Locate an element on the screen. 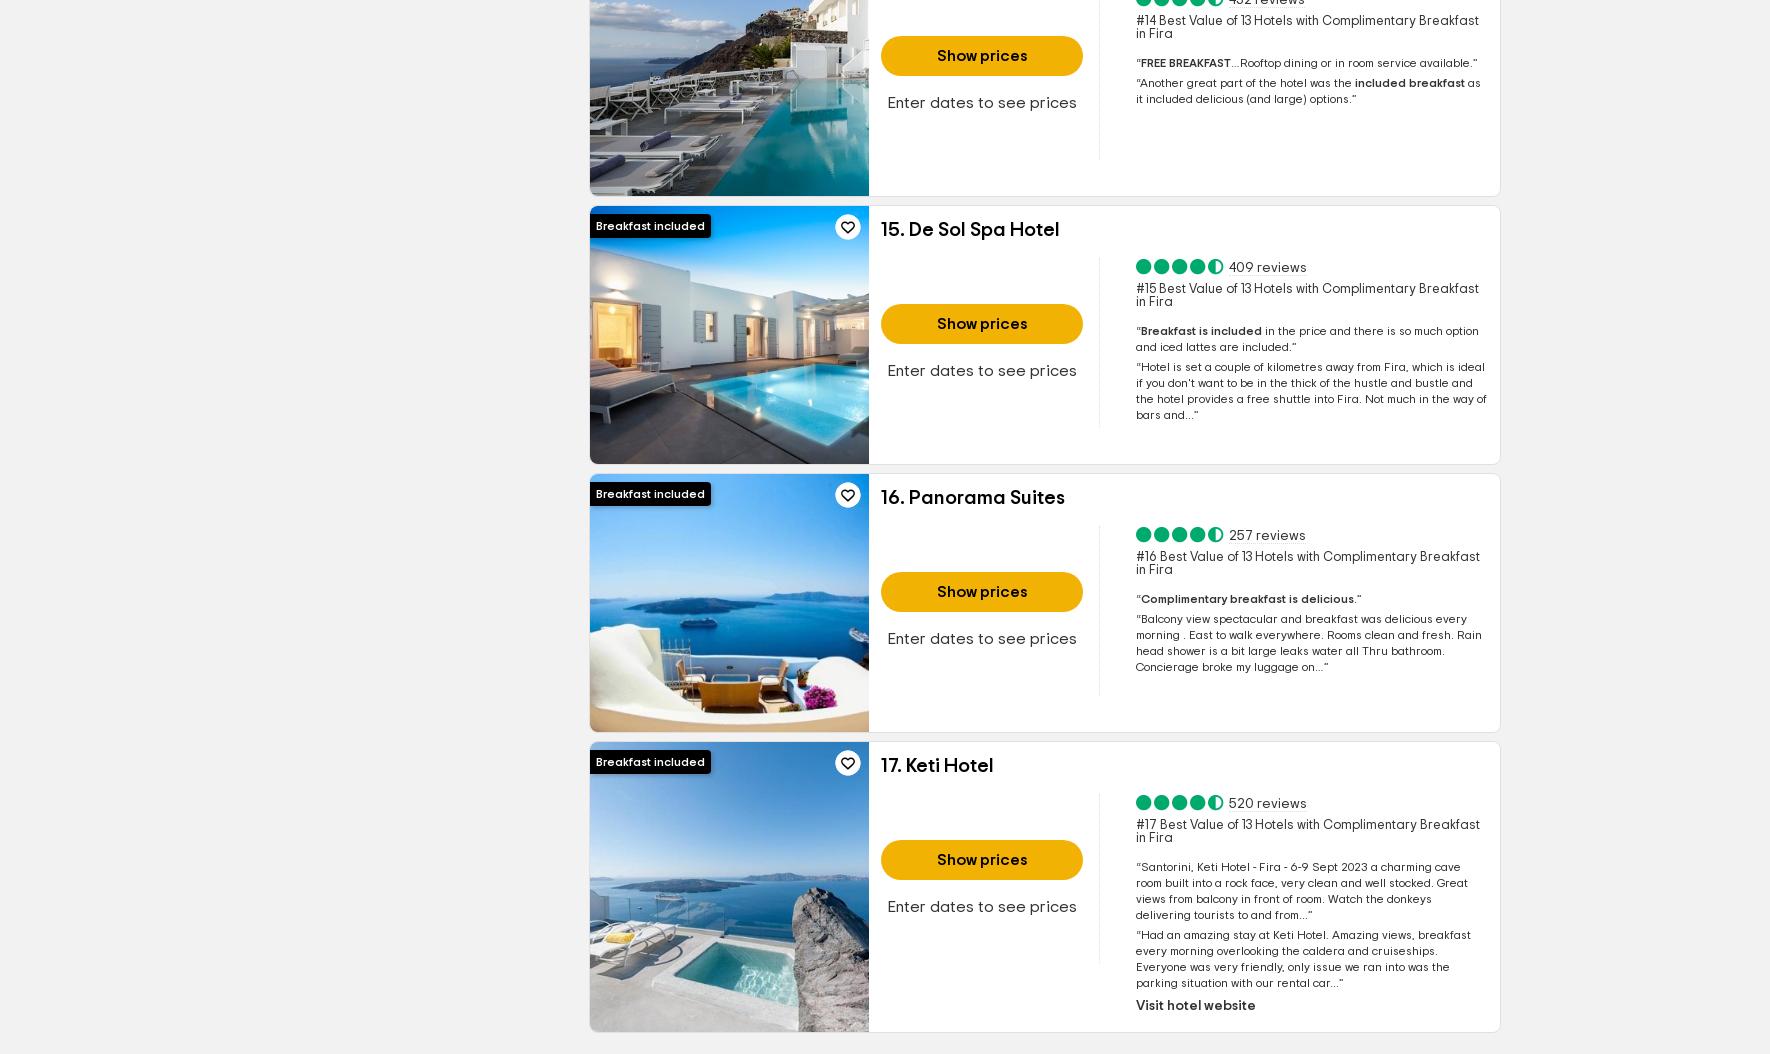 This screenshot has width=1770, height=1054. 'Fira, which is ideal if you don't want to be in the thick of the hustle and bustle and the hotel provides a free shuttle into Fira. 
Not much in the way of bars and...' is located at coordinates (1309, 390).